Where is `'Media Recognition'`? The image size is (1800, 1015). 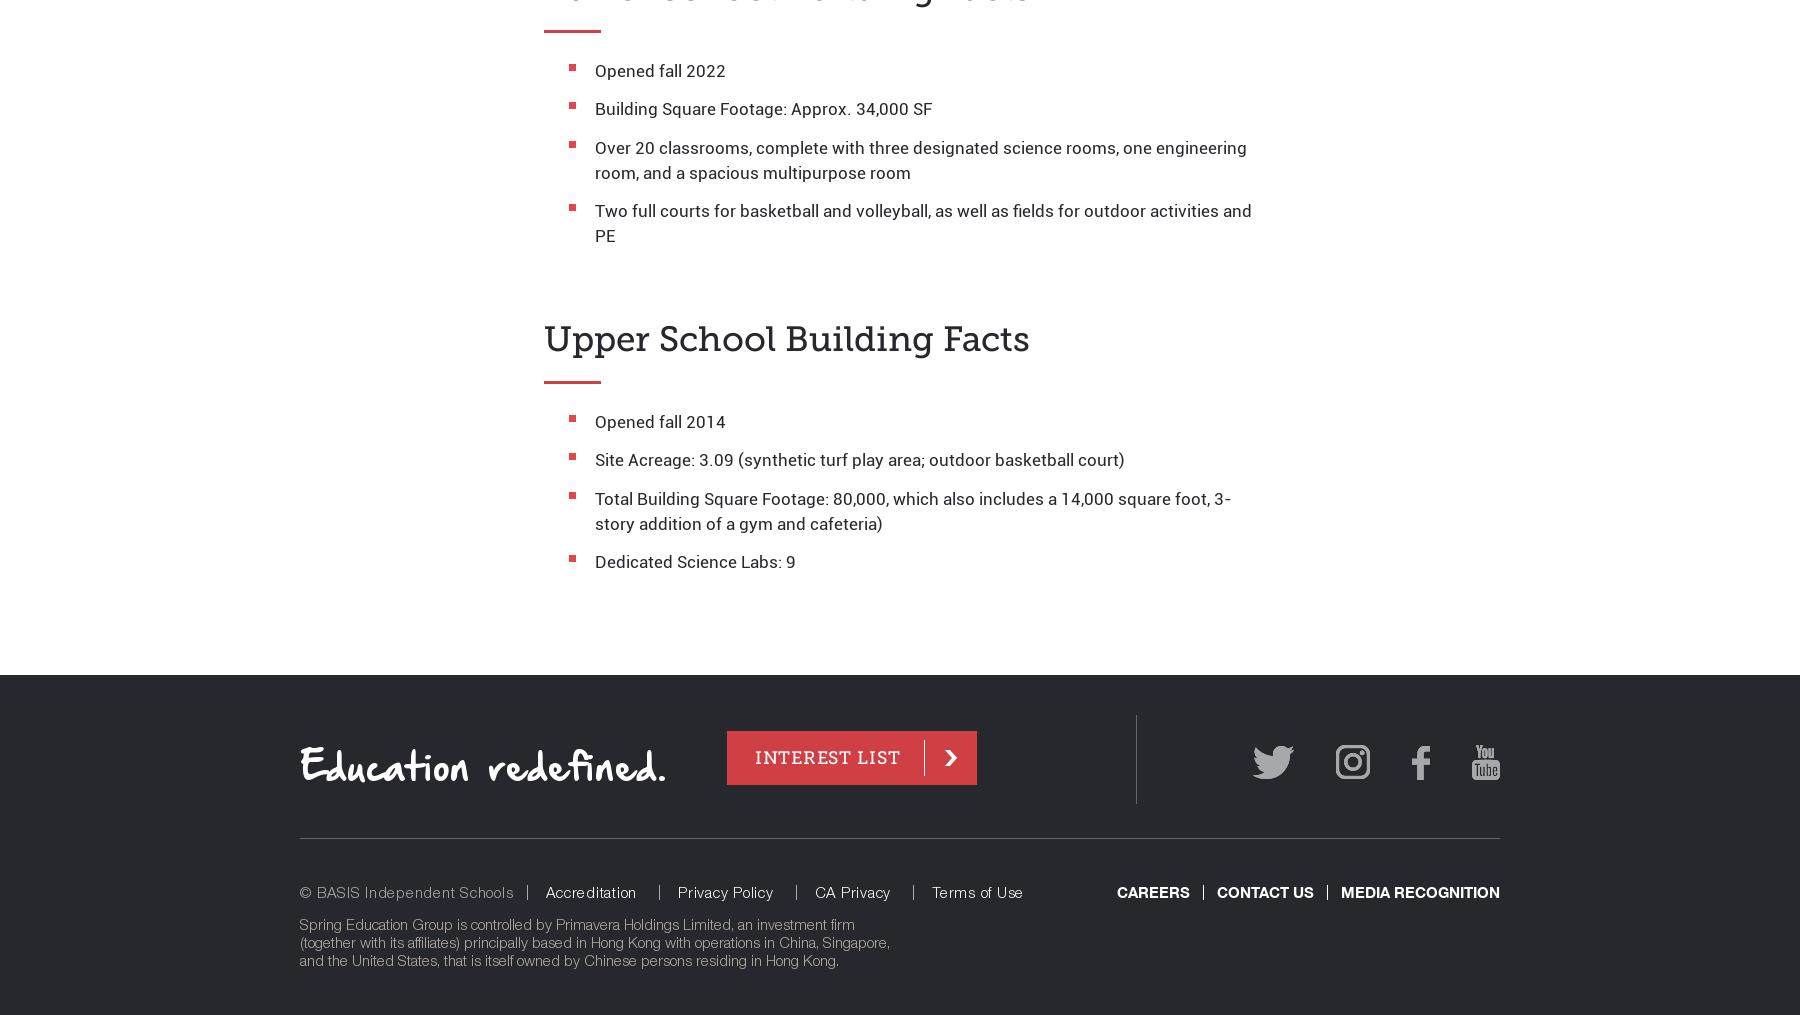 'Media Recognition' is located at coordinates (1419, 889).